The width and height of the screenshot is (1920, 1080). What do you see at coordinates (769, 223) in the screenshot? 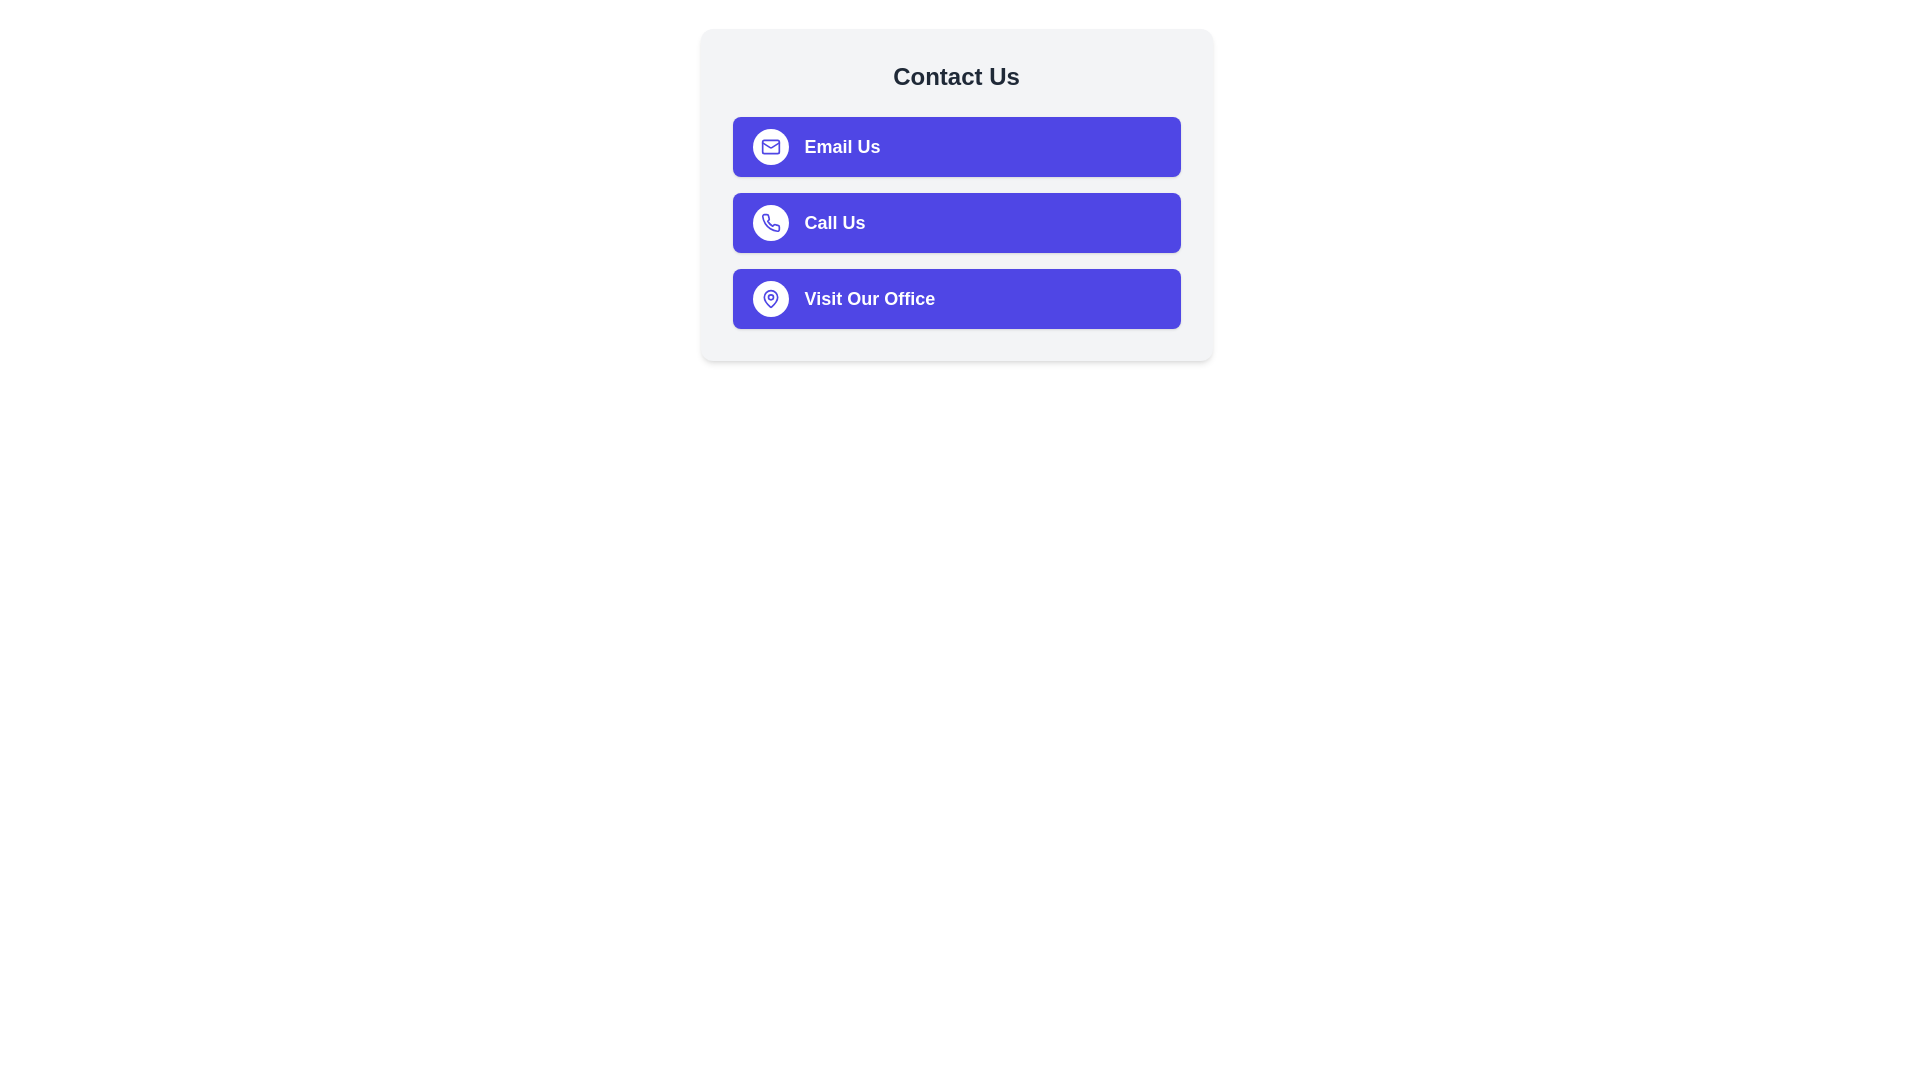
I see `the telephone handset icon located next to the 'Call Us' button in the 'Contact Us' section` at bounding box center [769, 223].